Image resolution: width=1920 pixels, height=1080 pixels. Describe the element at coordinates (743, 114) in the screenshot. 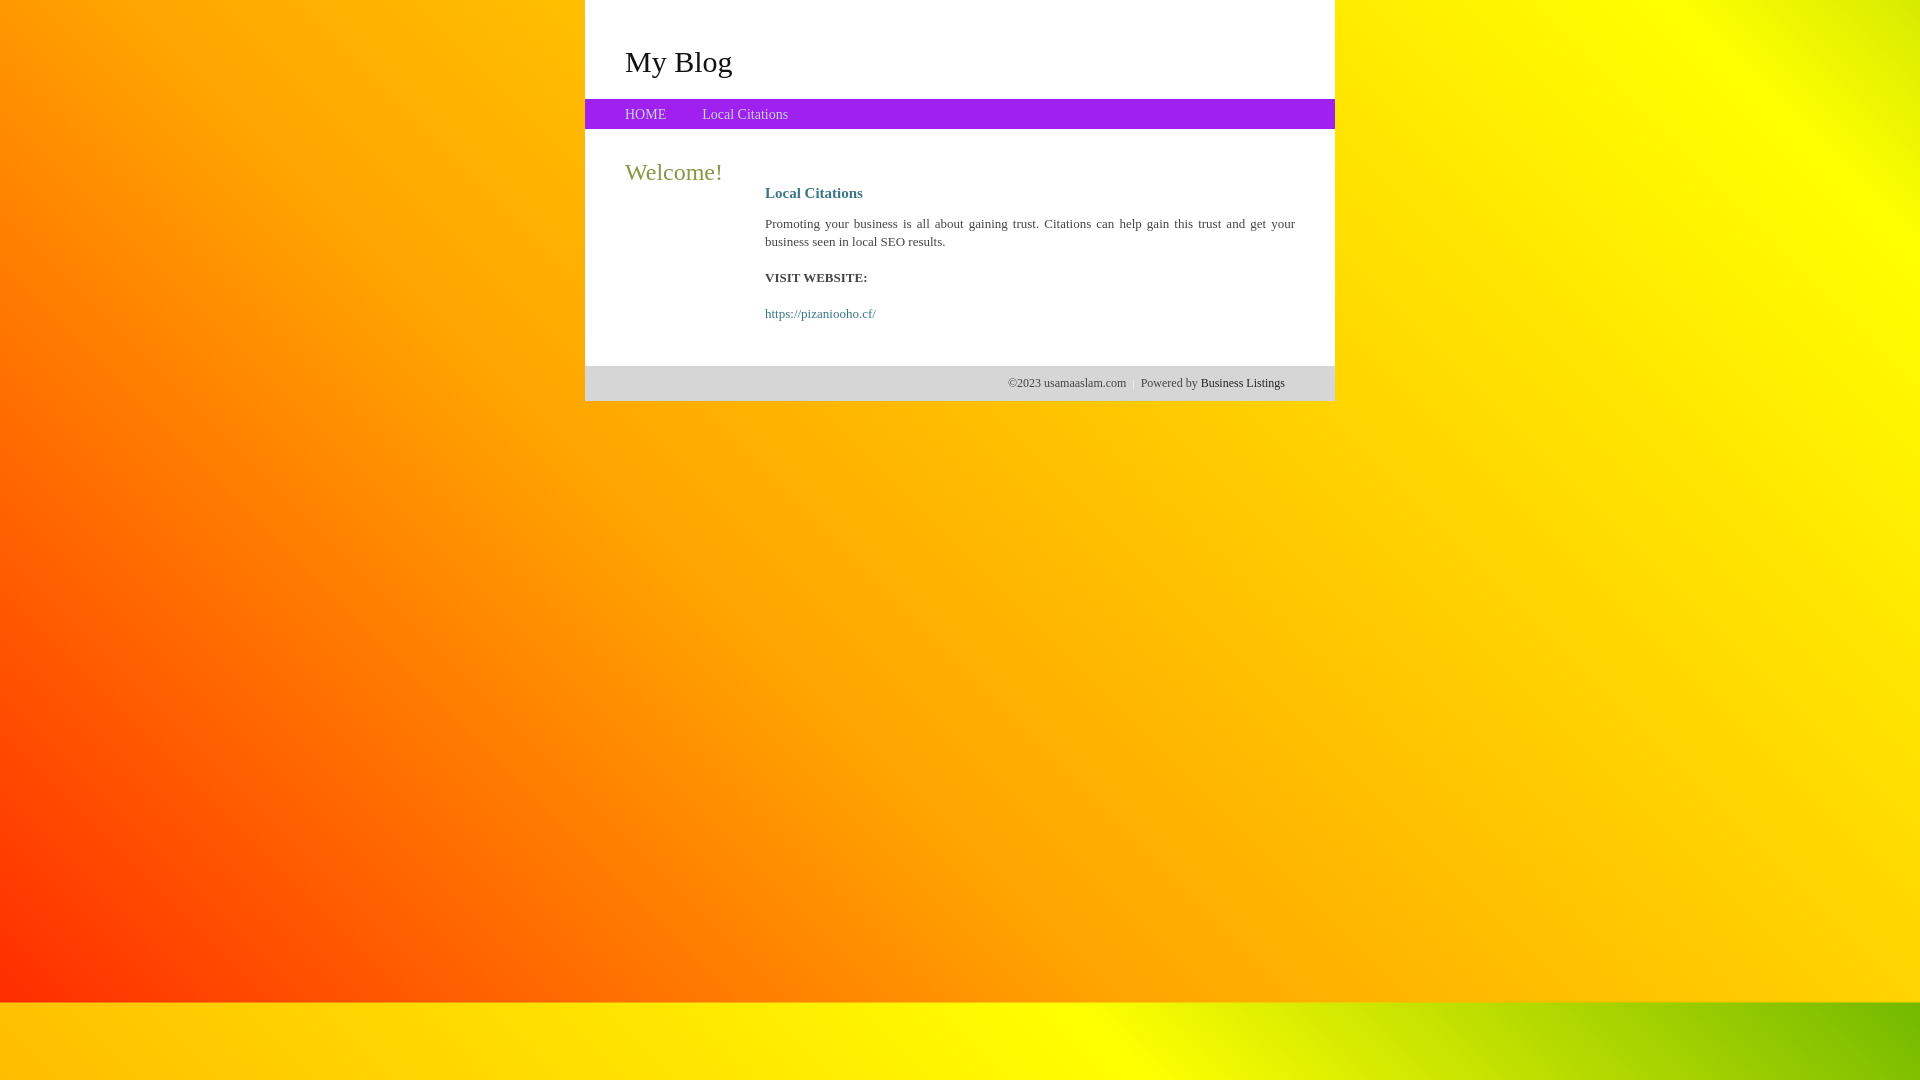

I see `'Local Citations'` at that location.